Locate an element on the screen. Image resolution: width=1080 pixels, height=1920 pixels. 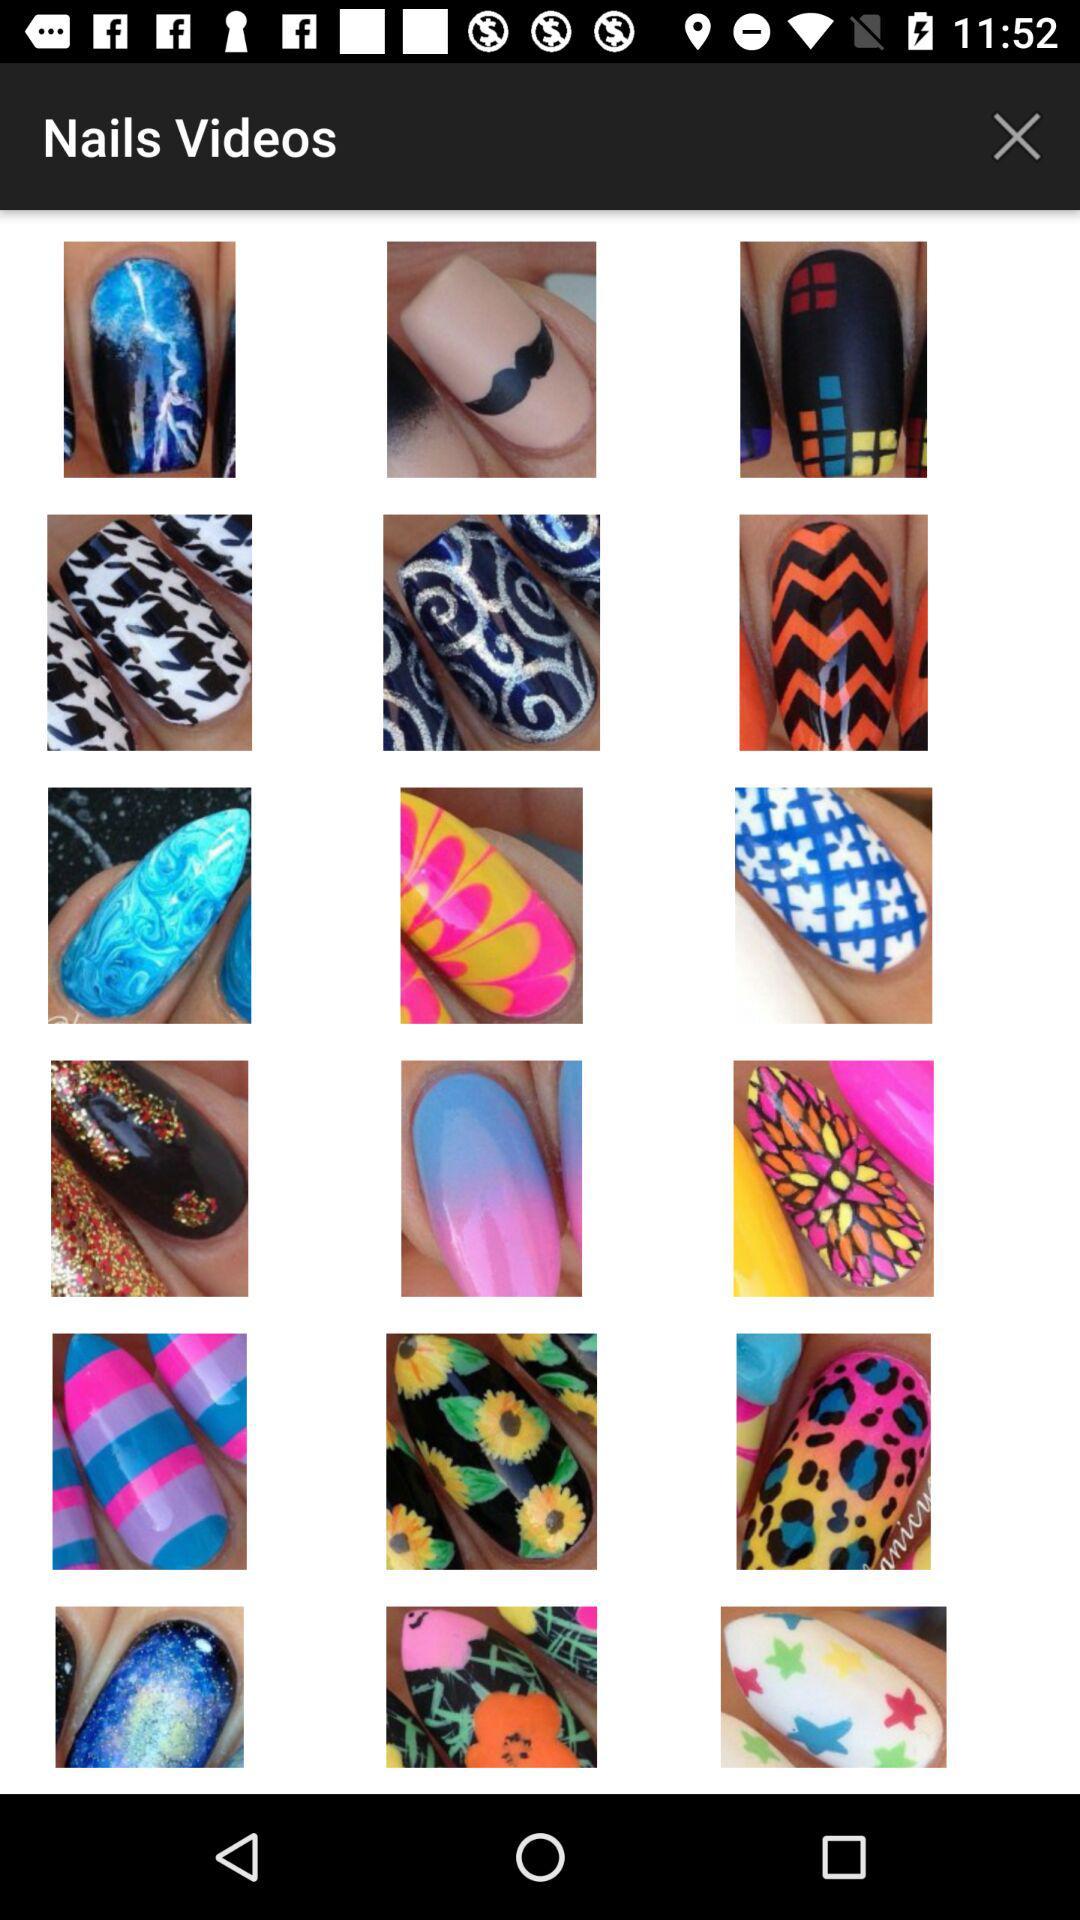
icon to the right of the nails videos icon is located at coordinates (1017, 135).